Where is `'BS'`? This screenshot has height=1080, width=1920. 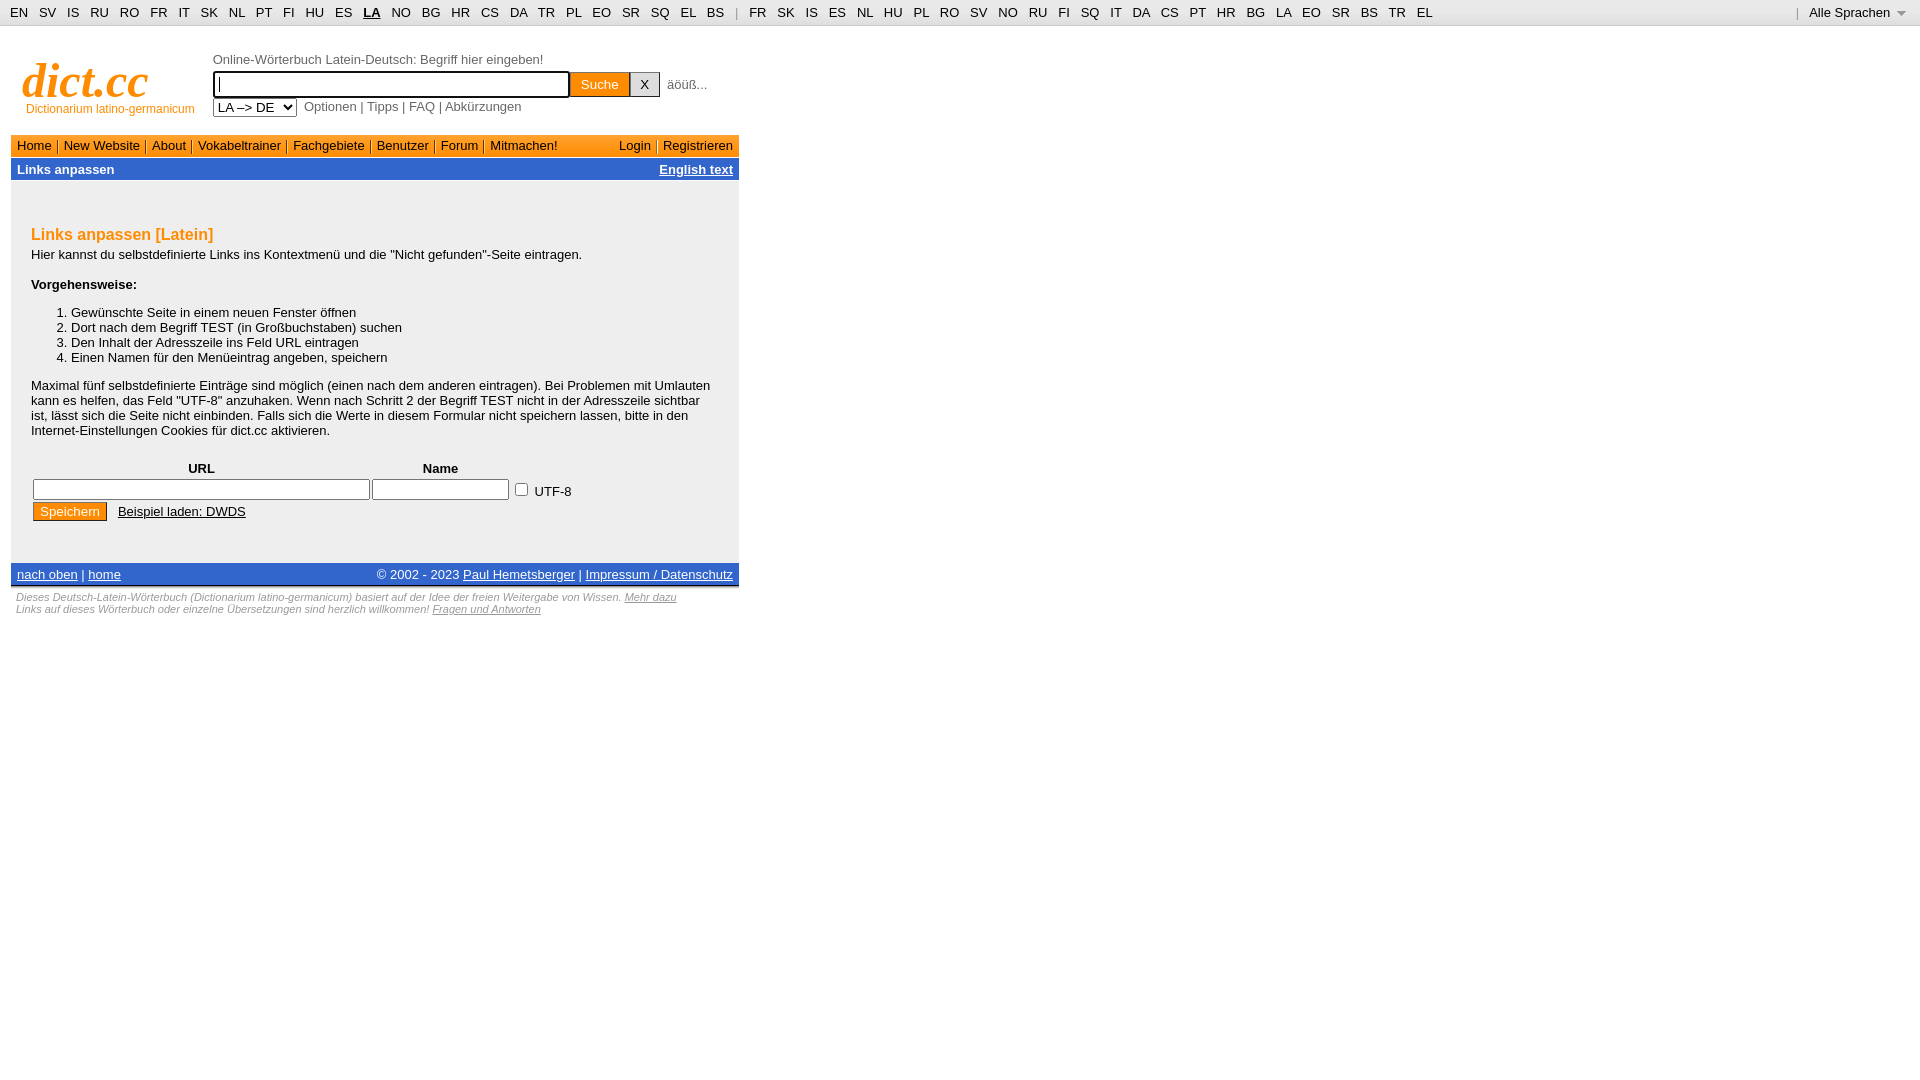
'BS' is located at coordinates (1360, 12).